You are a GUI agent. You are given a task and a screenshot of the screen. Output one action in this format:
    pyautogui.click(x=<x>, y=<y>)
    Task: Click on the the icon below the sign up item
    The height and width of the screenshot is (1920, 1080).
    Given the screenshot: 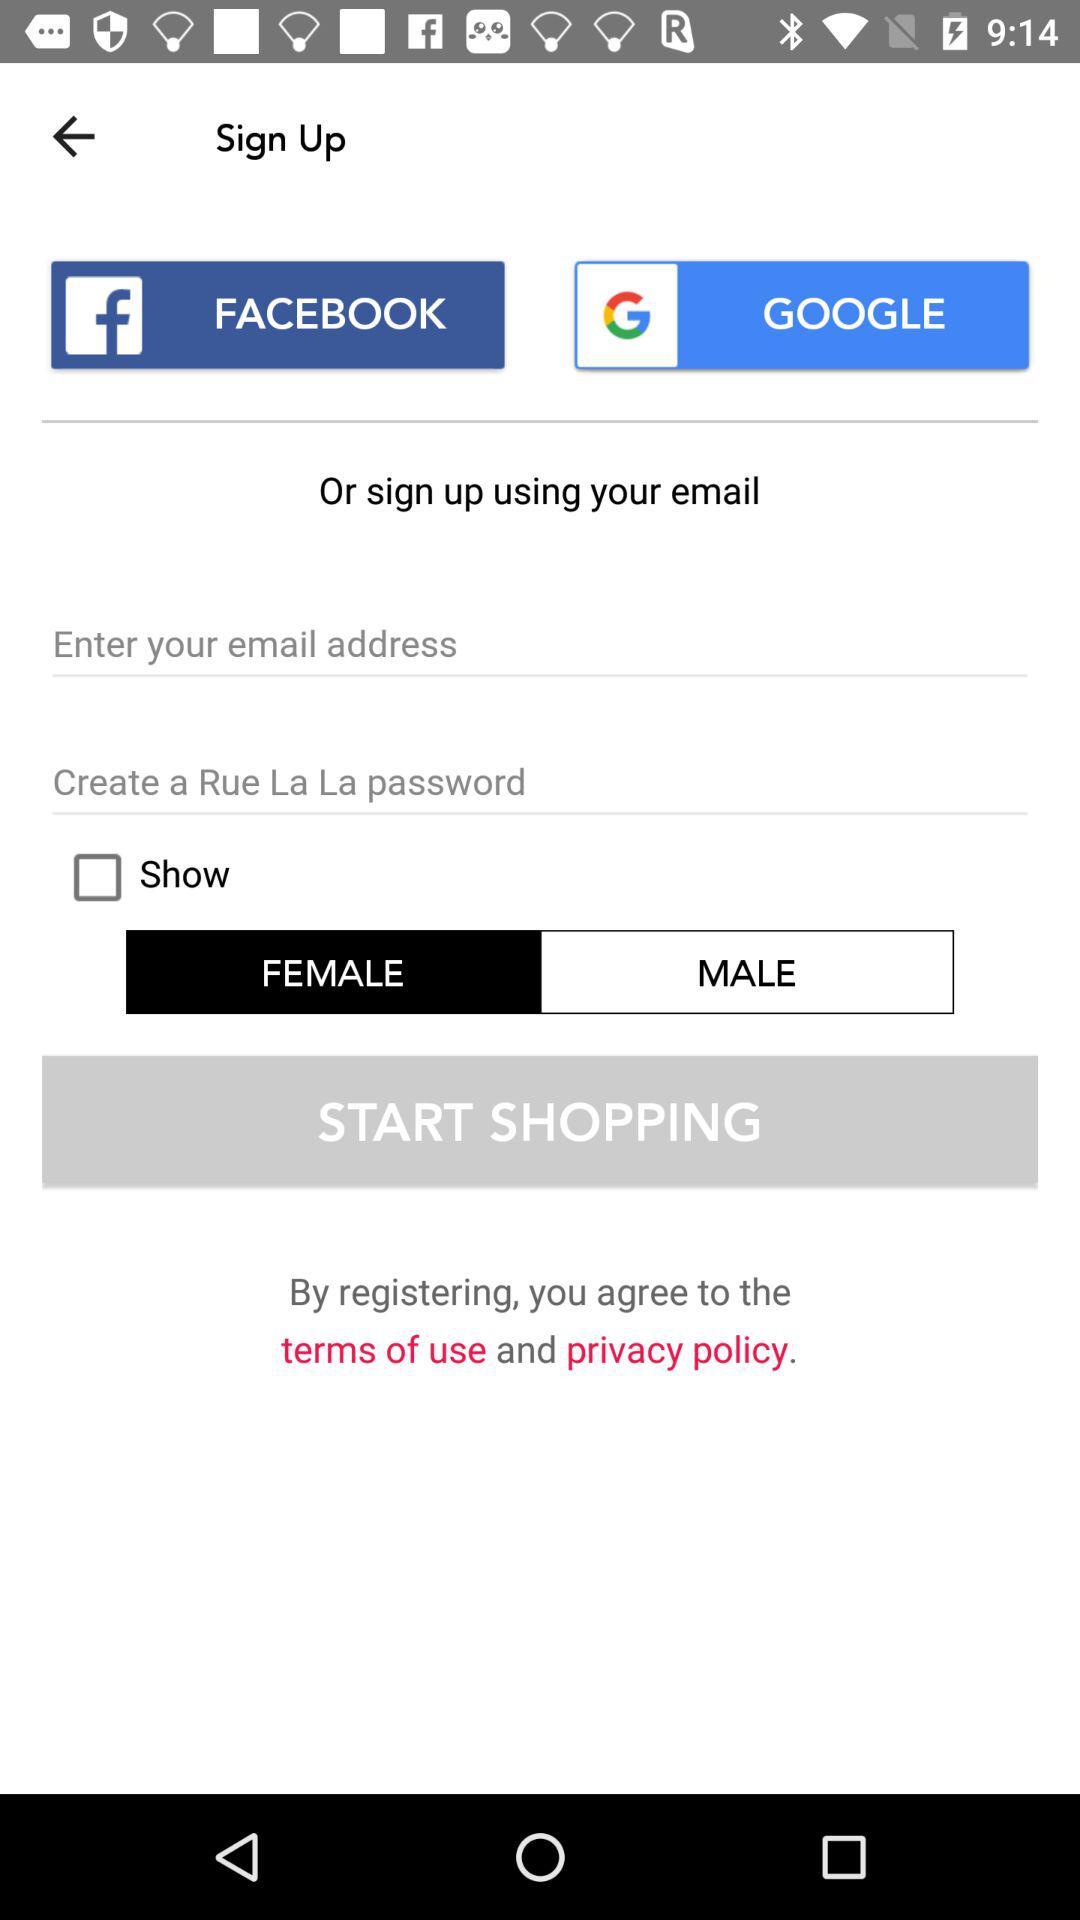 What is the action you would take?
    pyautogui.click(x=800, y=314)
    